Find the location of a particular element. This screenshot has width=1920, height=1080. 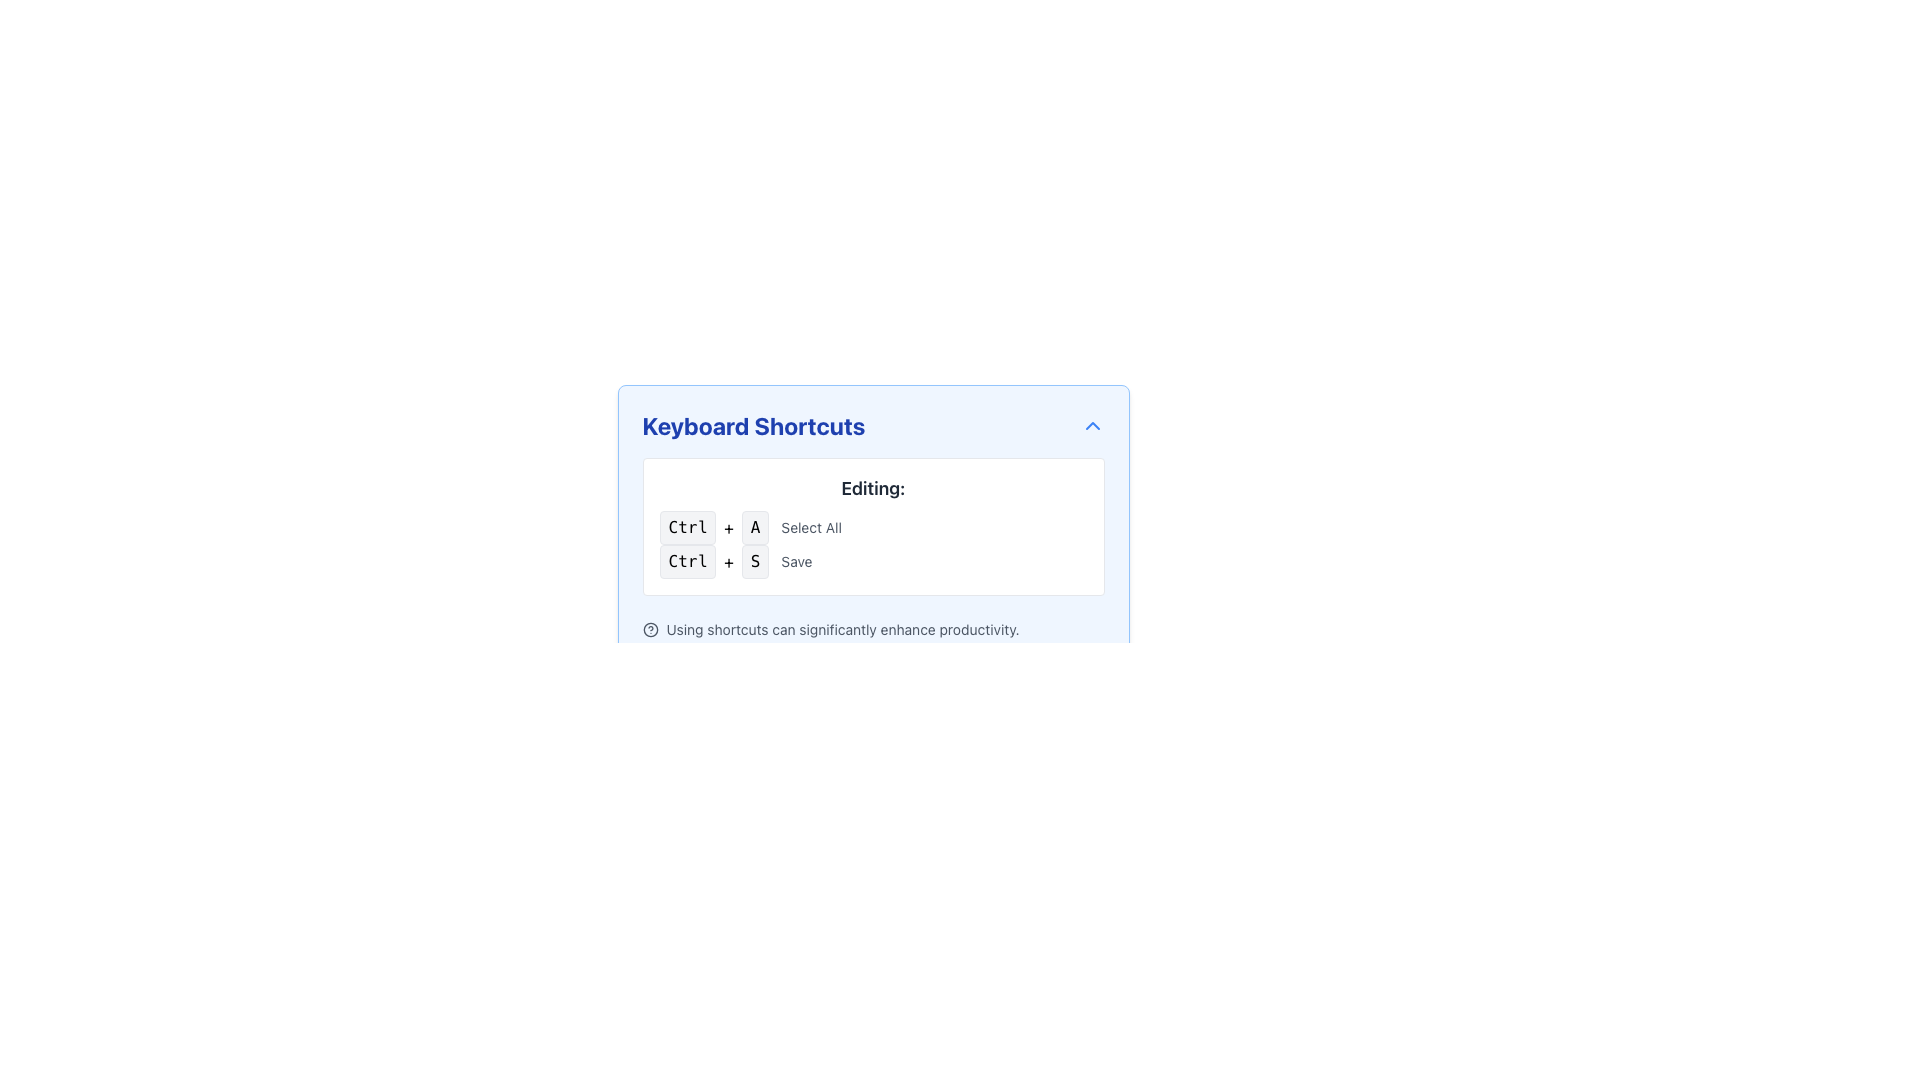

the help icon located to the left of the informational text 'Using shortcuts can significantly enhance productivity.' is located at coordinates (873, 628).